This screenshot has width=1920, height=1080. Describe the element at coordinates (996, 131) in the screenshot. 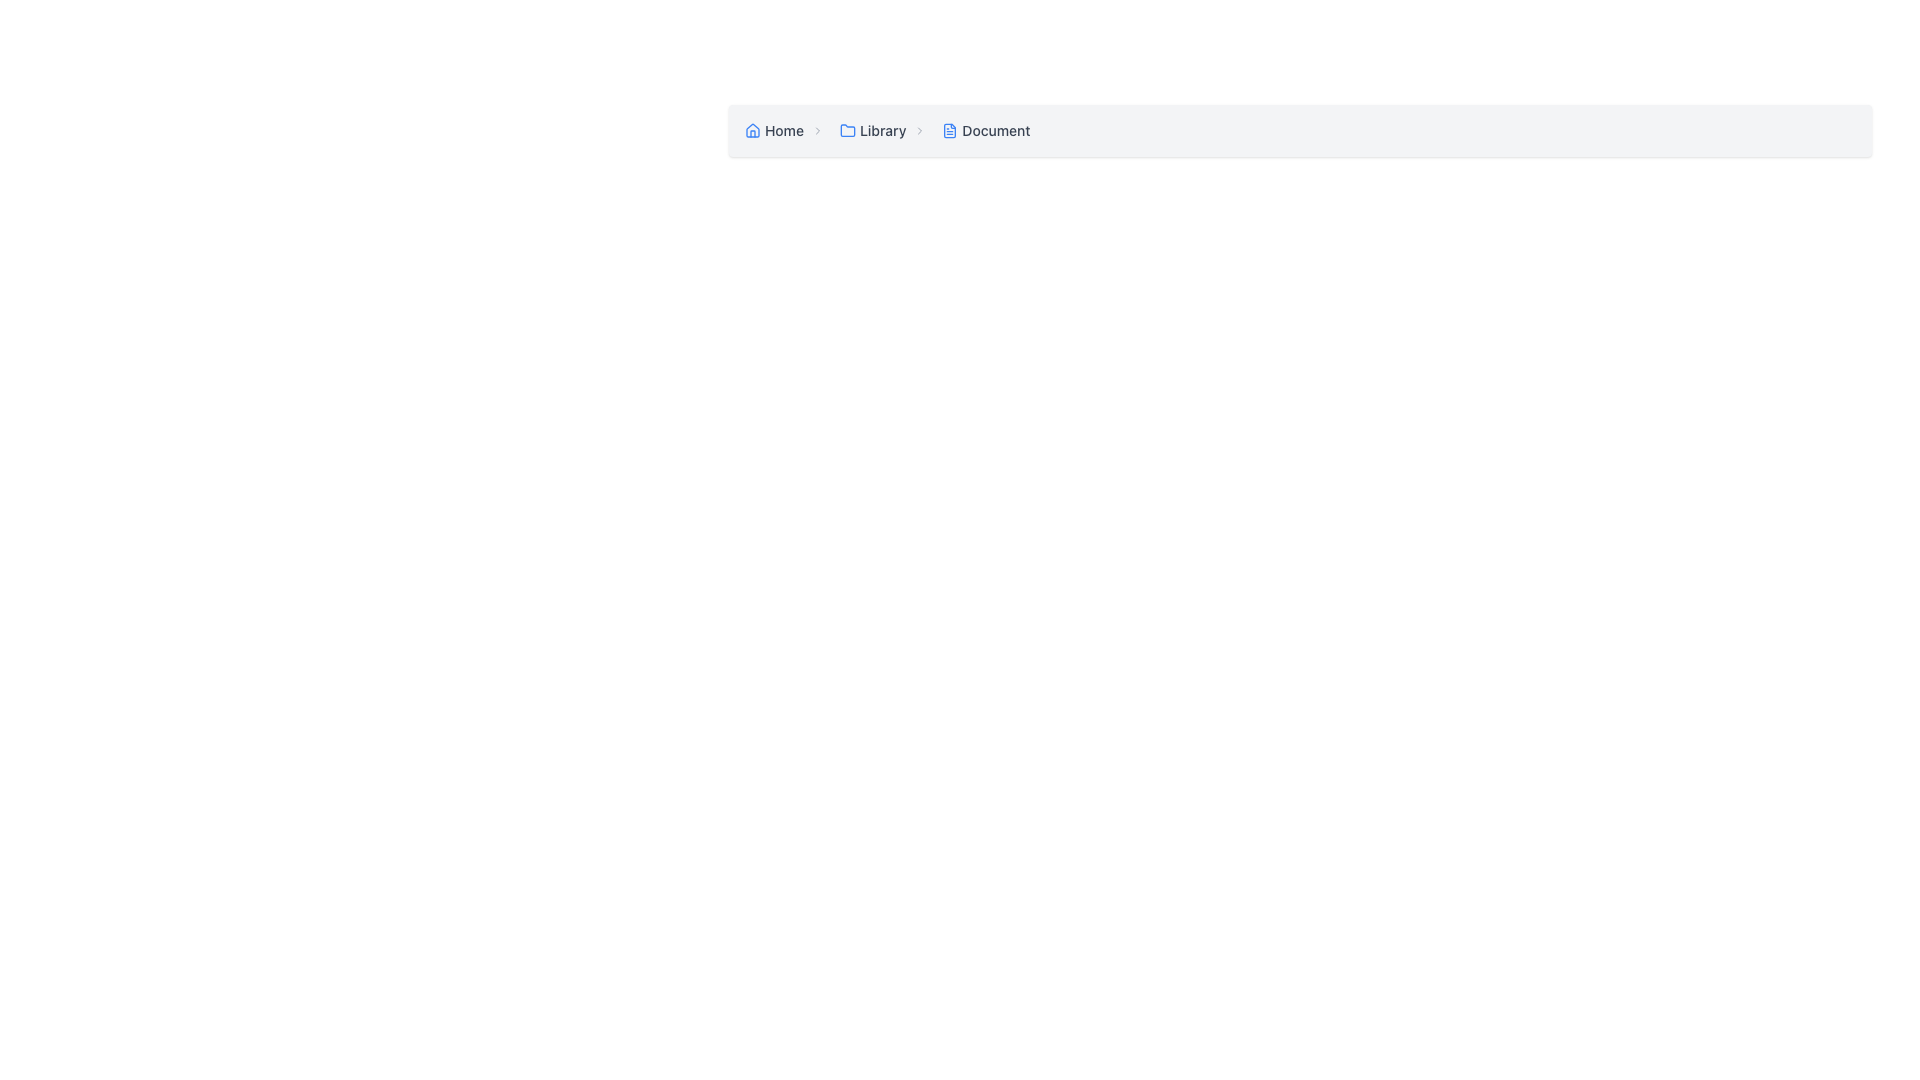

I see `the Text Label that indicates the current section or page in the breadcrumb navigation, positioned as the last item to the right of the folder icon` at that location.